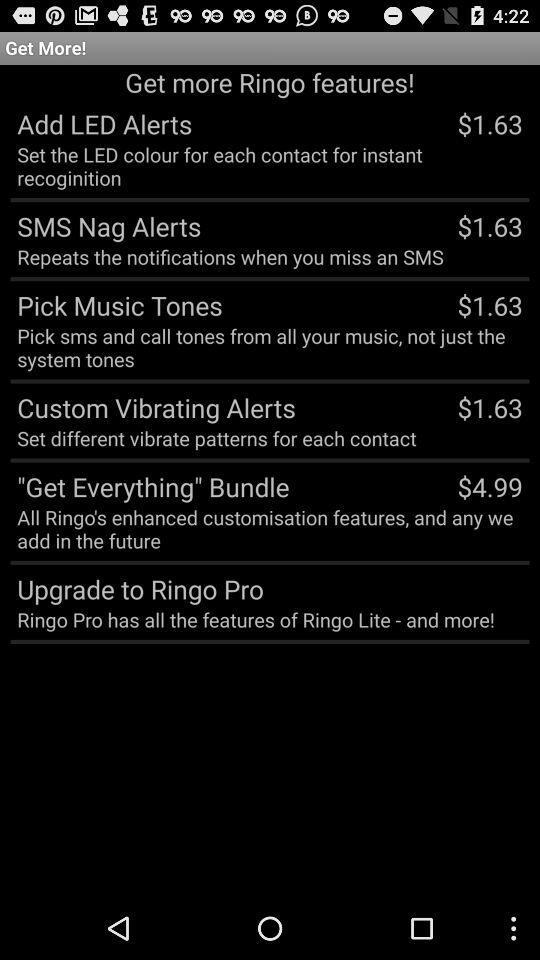 Image resolution: width=540 pixels, height=960 pixels. I want to click on the item to the left of $1.63 icon, so click(105, 225).